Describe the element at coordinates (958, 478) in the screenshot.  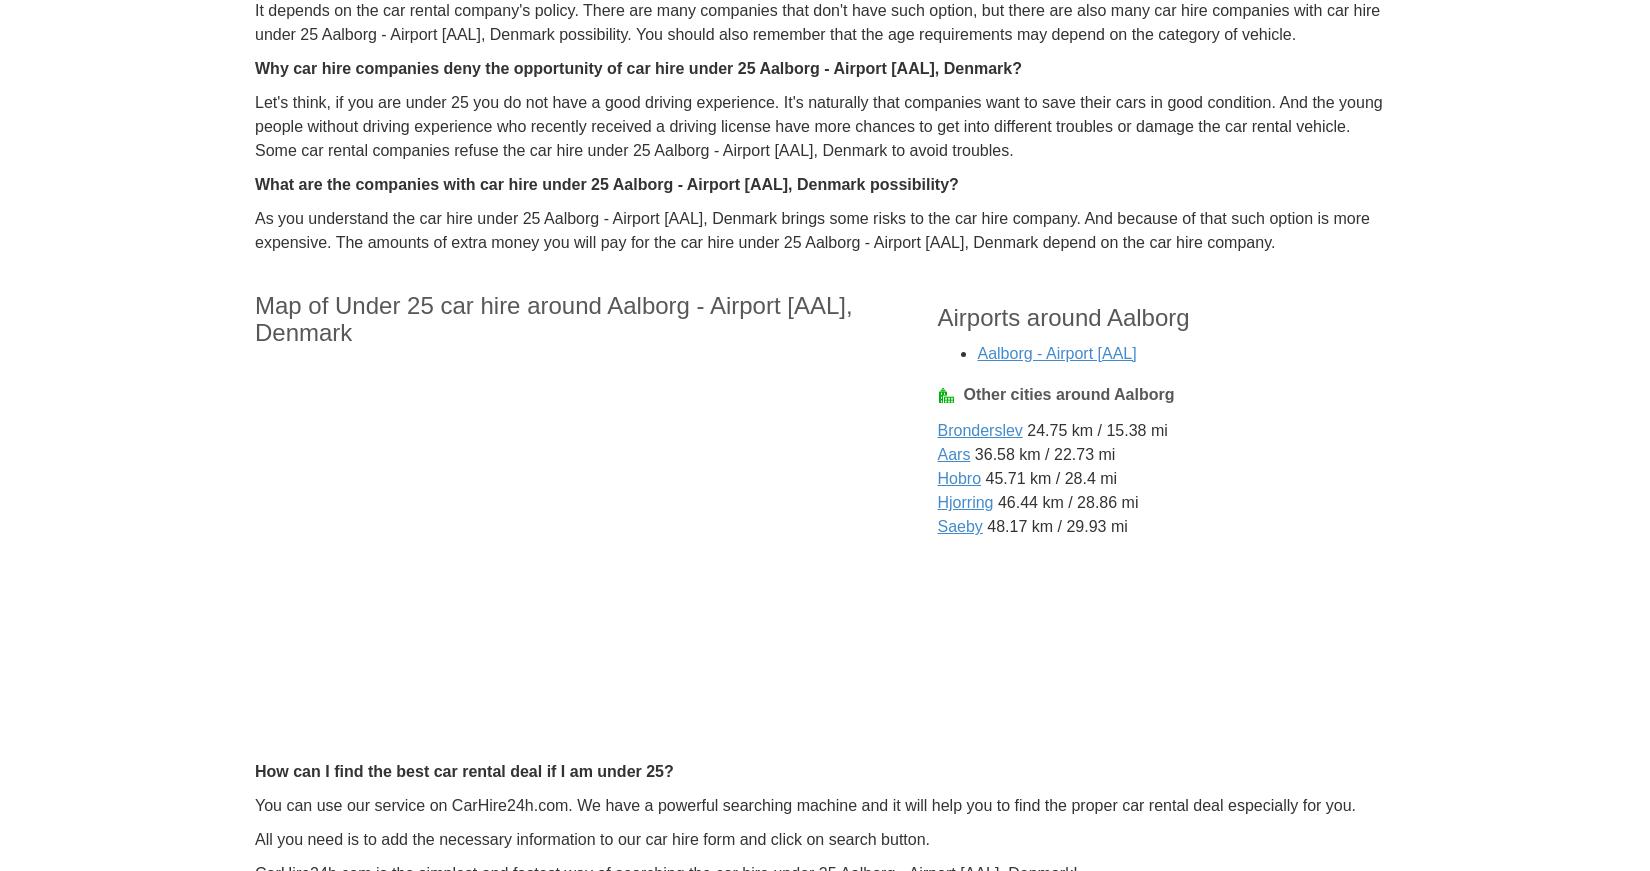
I see `'Hobro'` at that location.